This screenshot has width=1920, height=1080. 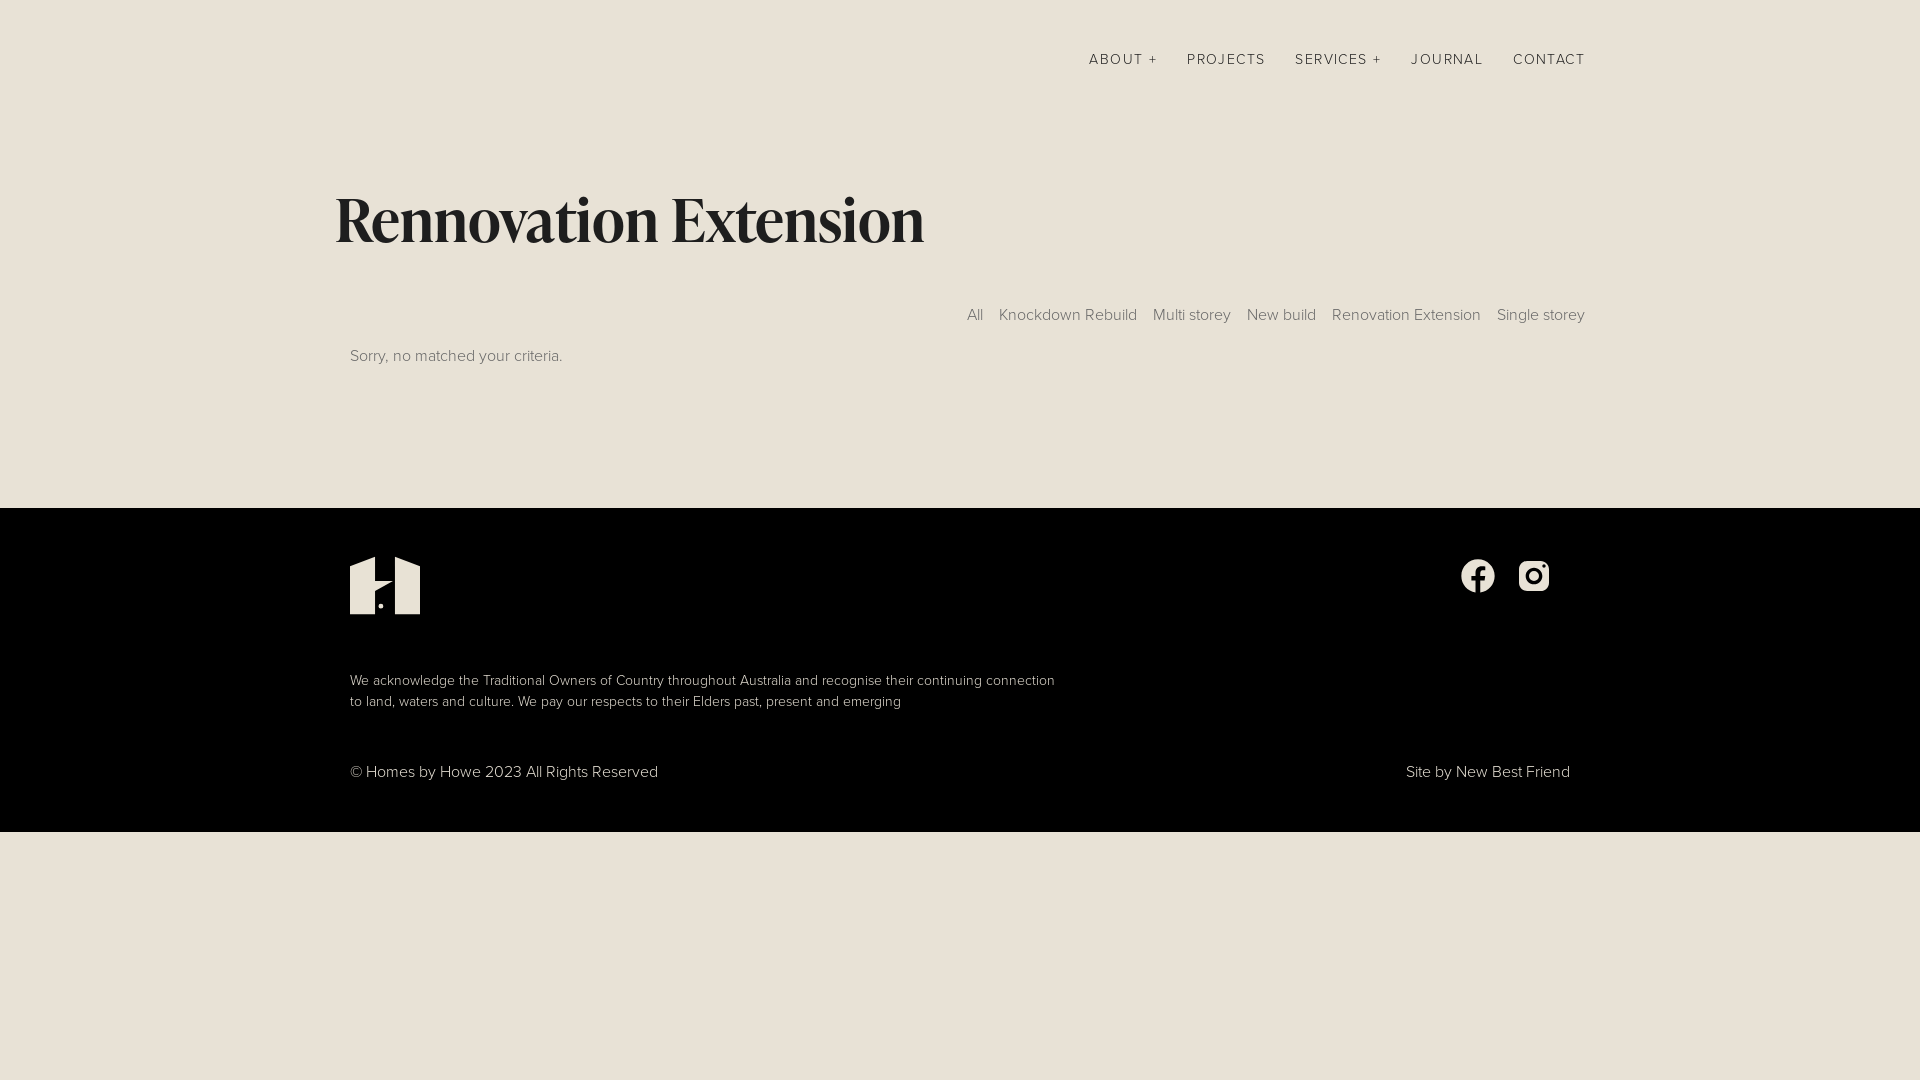 I want to click on 'Home', so click(x=335, y=59).